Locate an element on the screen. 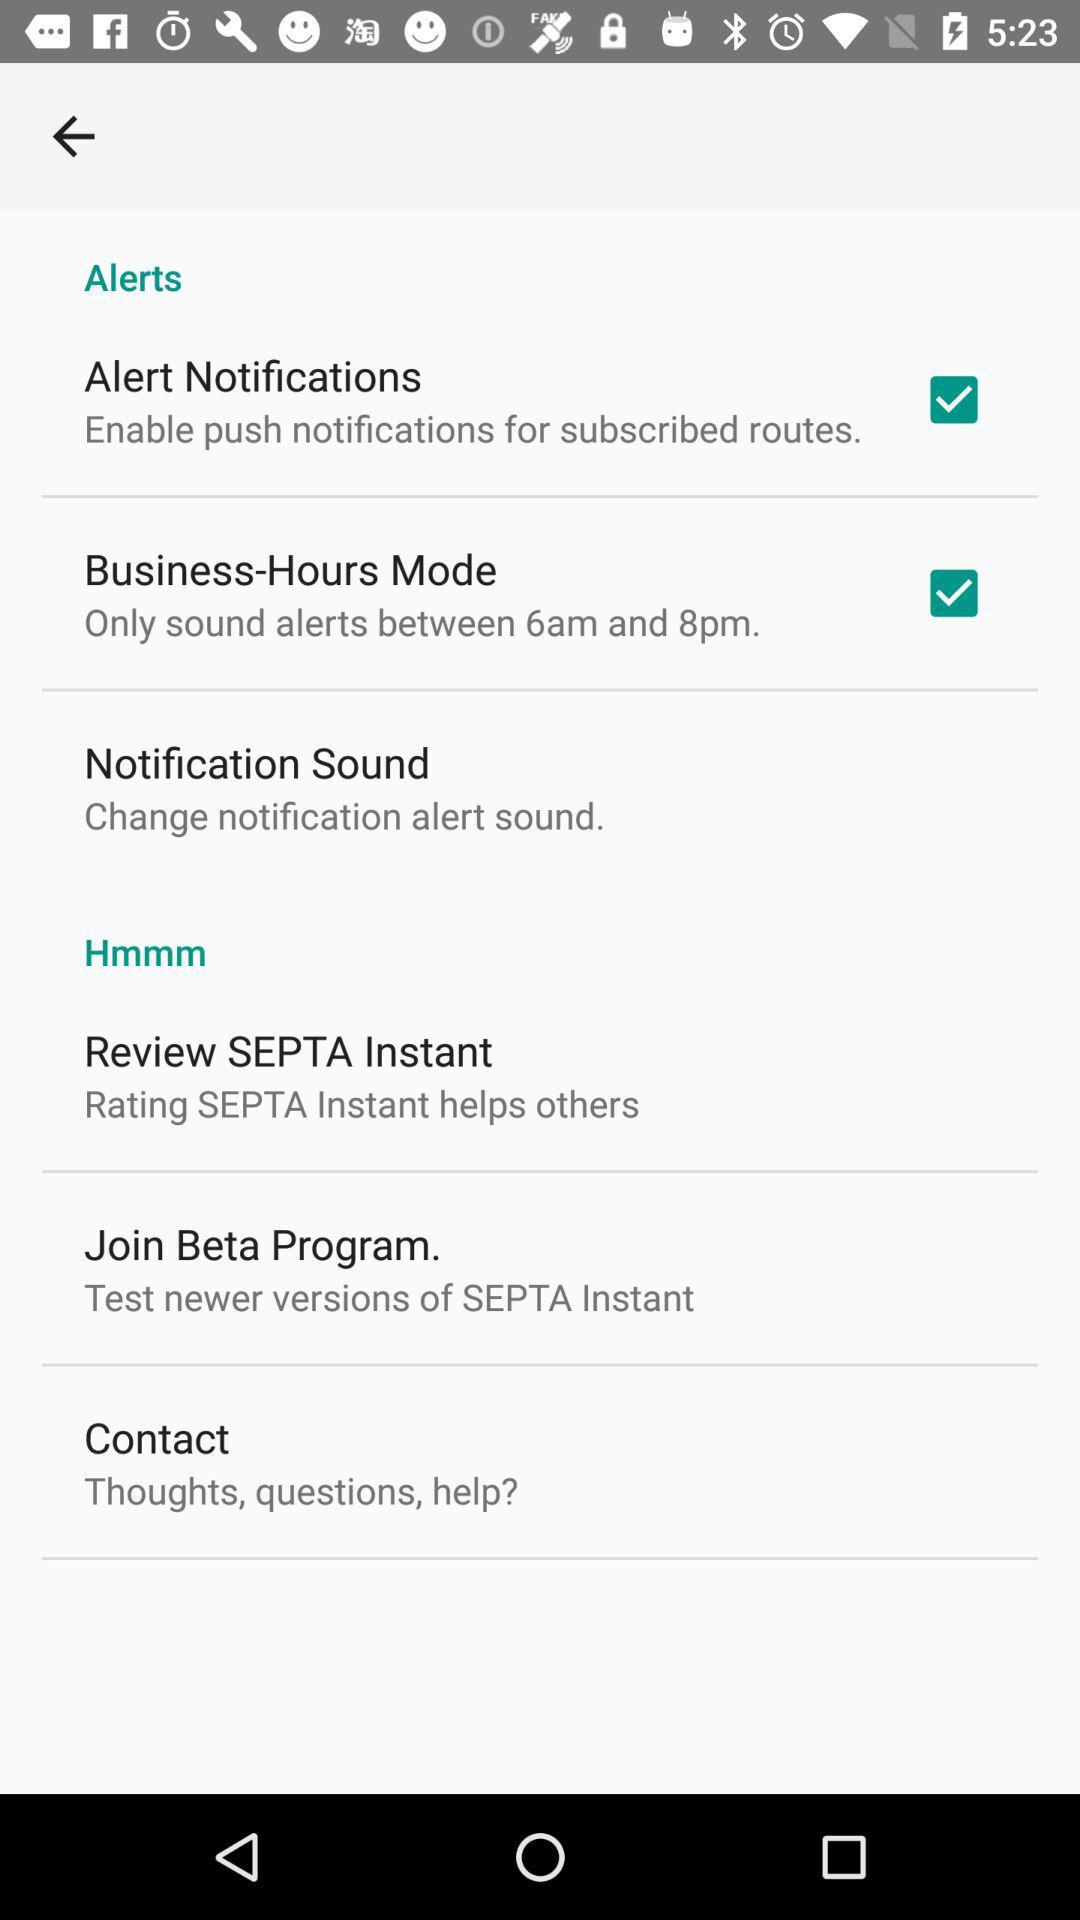 The image size is (1080, 1920). the icon above the review septa instant is located at coordinates (540, 929).